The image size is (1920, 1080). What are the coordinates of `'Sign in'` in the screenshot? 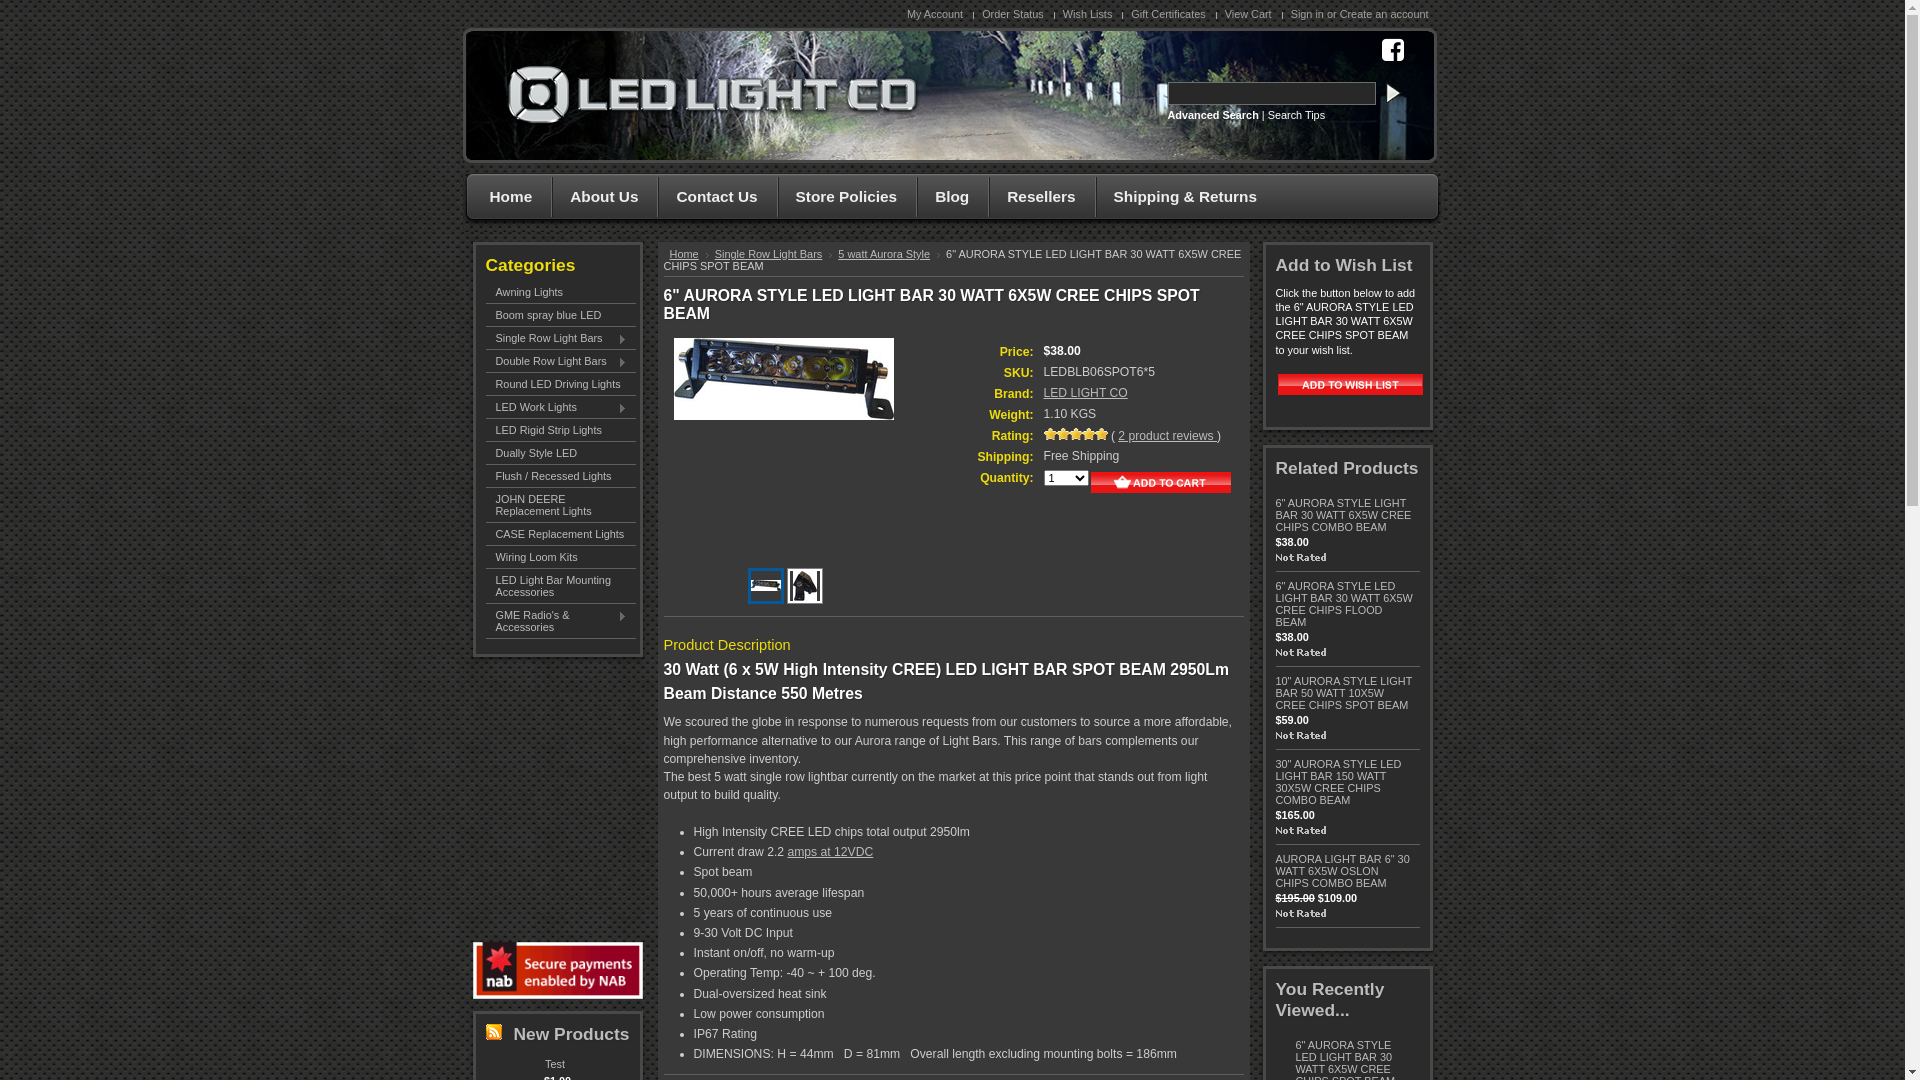 It's located at (1291, 14).